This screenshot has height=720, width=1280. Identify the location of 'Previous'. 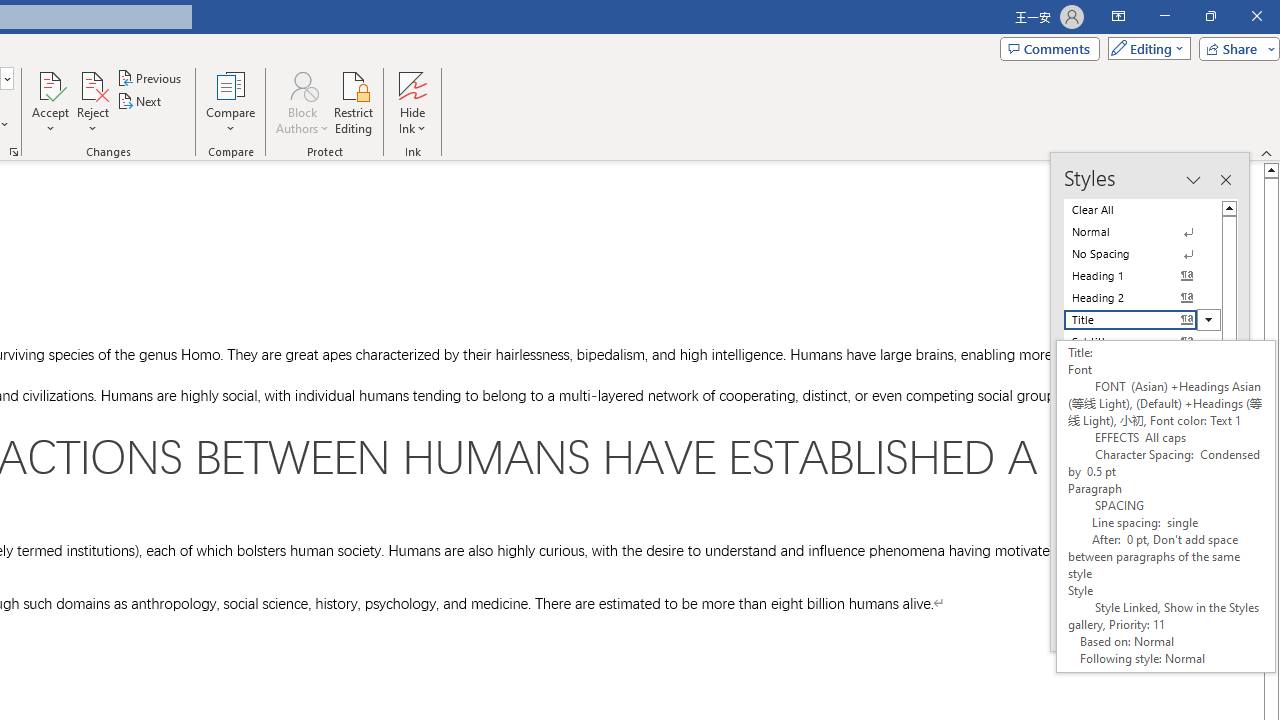
(150, 77).